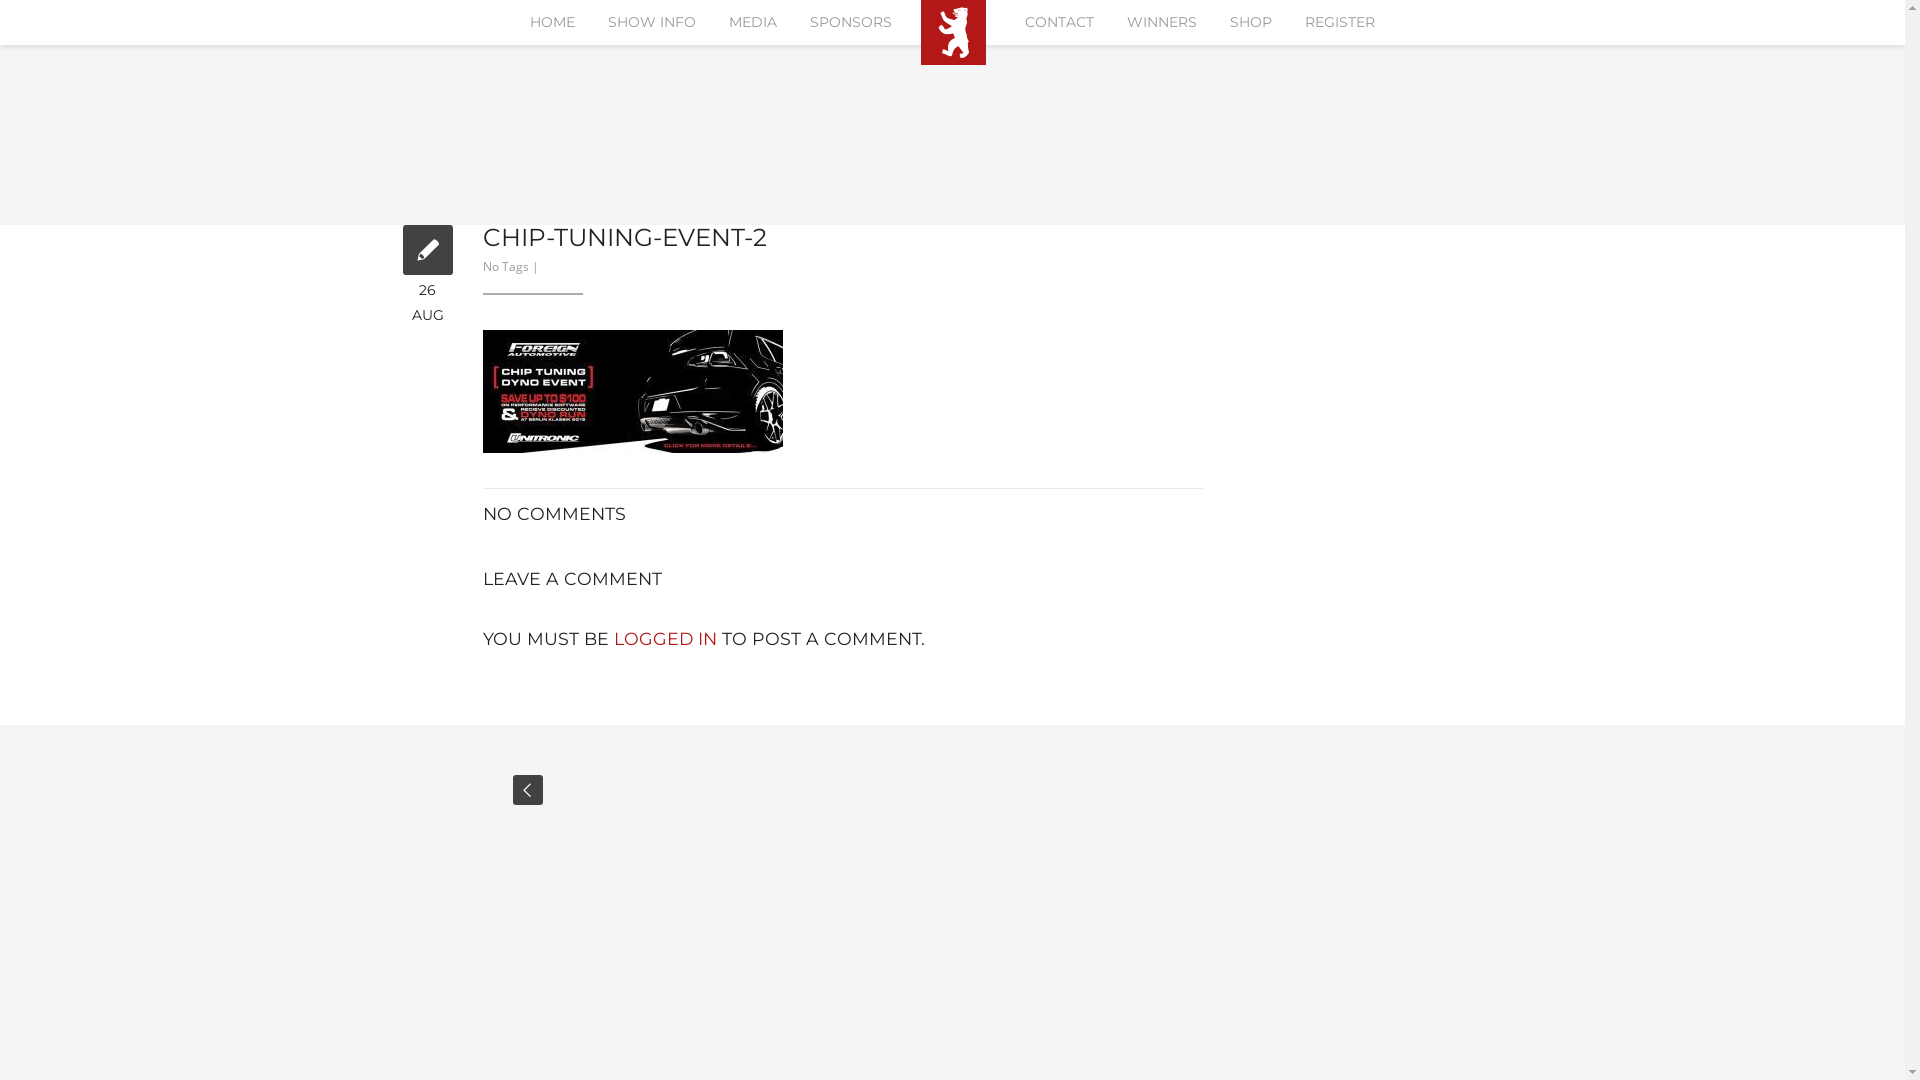 Image resolution: width=1920 pixels, height=1080 pixels. I want to click on 'LOGGED IN', so click(665, 638).